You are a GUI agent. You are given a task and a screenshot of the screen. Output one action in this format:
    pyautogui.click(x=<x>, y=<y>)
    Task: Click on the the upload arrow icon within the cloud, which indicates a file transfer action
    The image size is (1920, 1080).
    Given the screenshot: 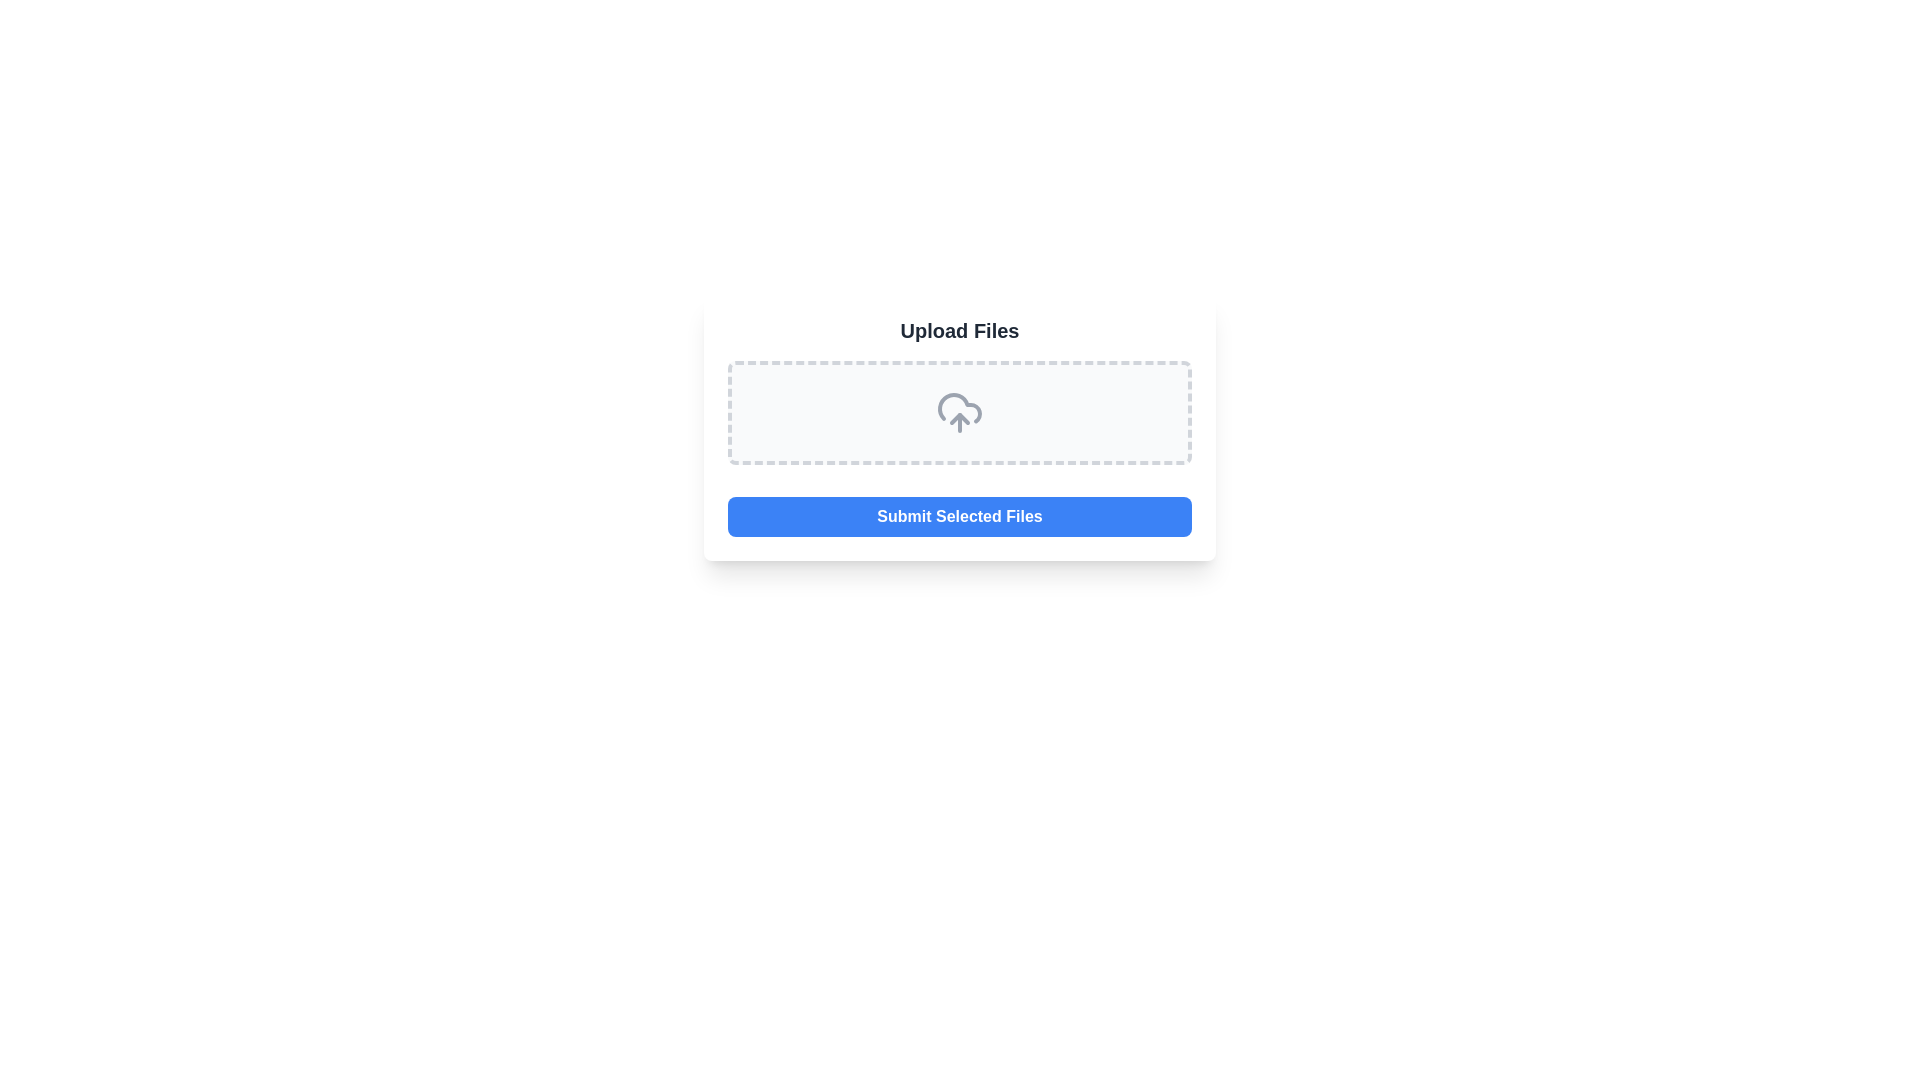 What is the action you would take?
    pyautogui.click(x=960, y=418)
    